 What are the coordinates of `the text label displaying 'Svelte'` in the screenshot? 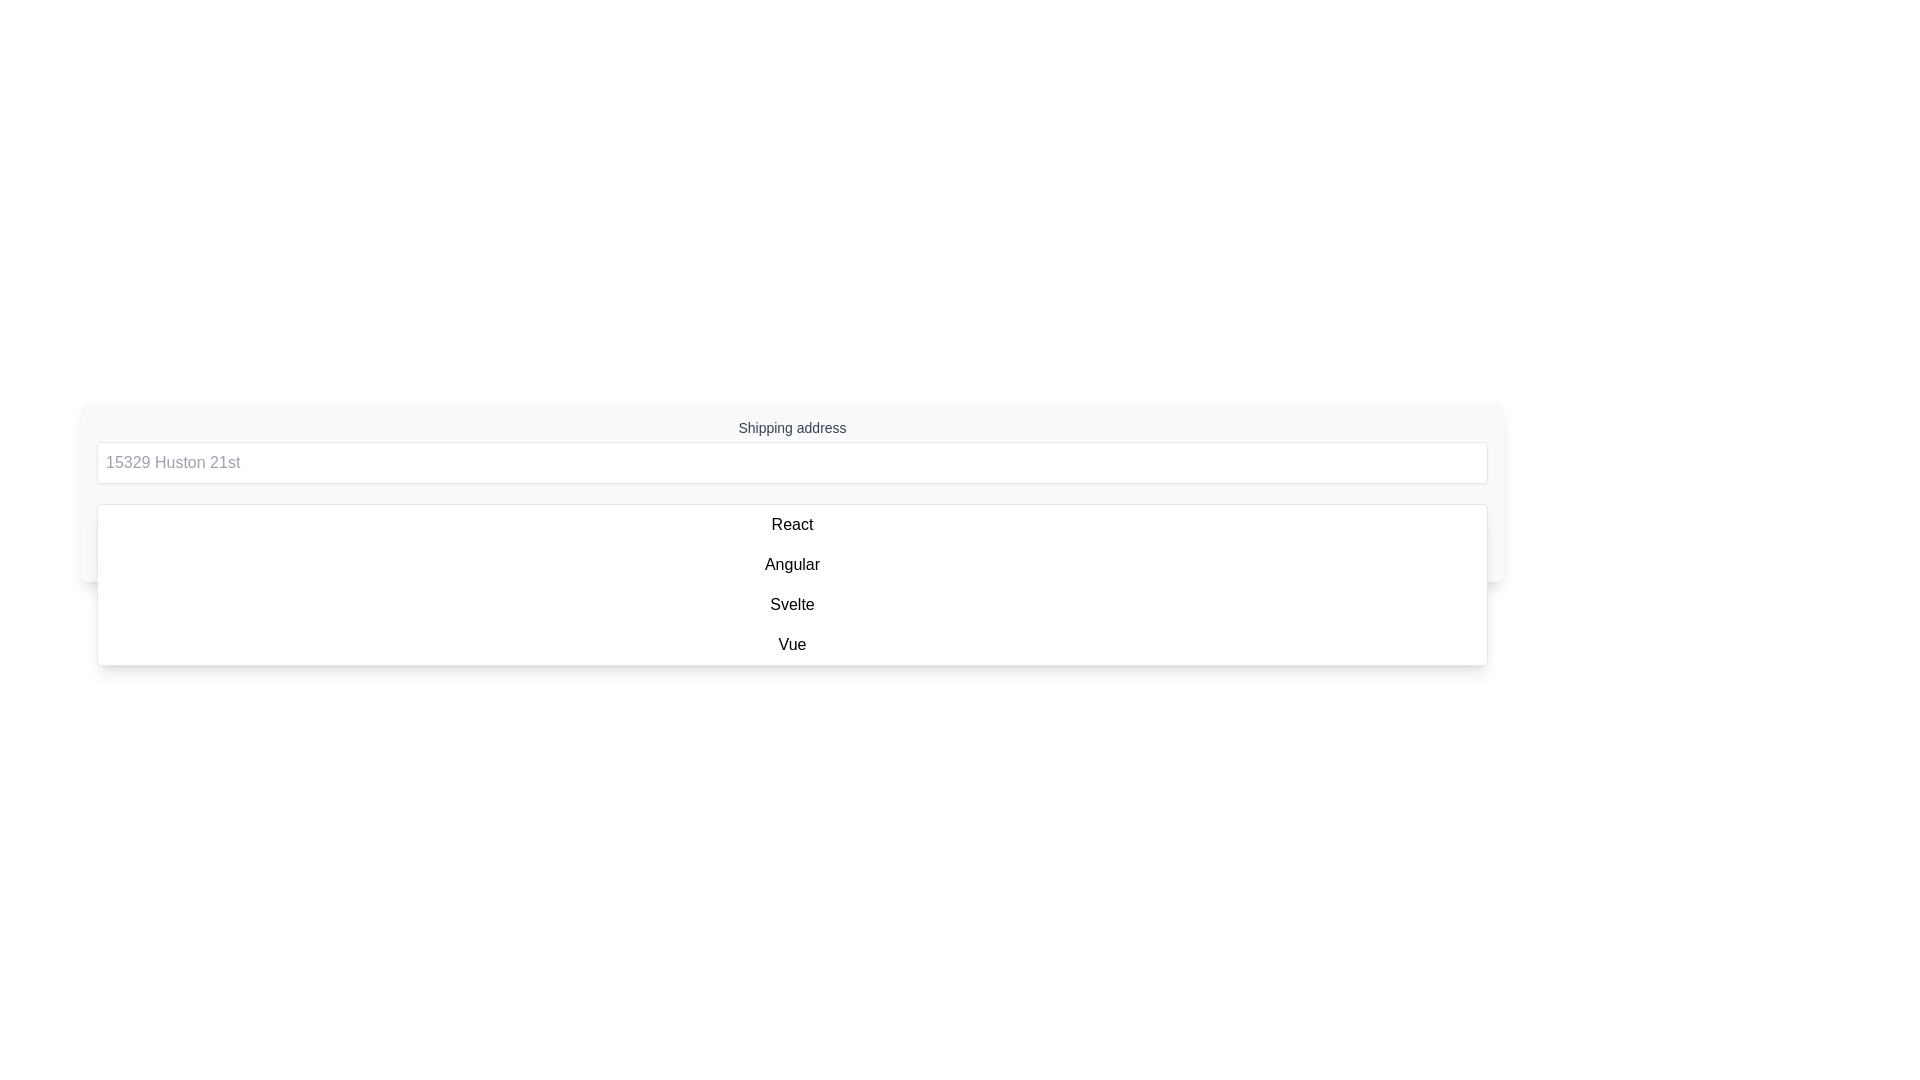 It's located at (791, 604).